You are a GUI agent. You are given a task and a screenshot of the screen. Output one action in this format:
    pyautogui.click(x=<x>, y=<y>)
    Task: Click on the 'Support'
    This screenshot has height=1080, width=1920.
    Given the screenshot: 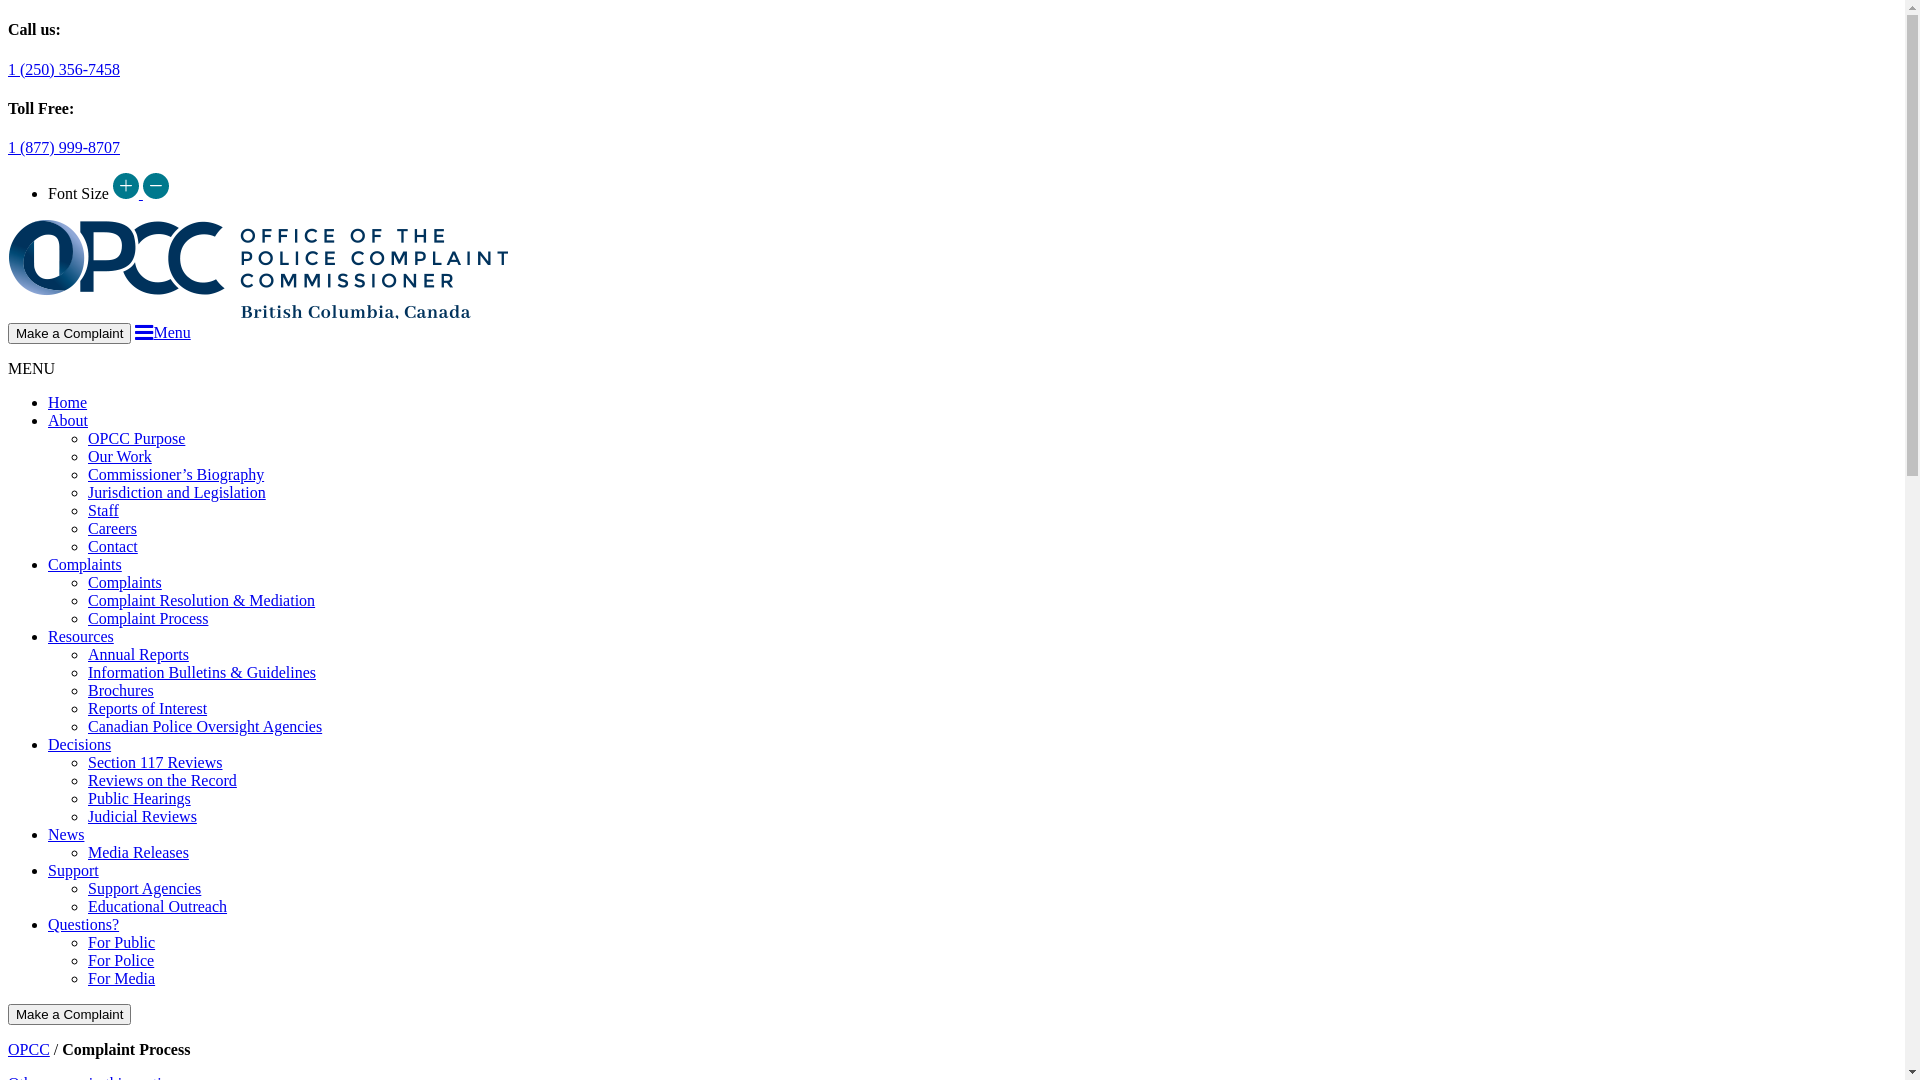 What is the action you would take?
    pyautogui.click(x=48, y=869)
    